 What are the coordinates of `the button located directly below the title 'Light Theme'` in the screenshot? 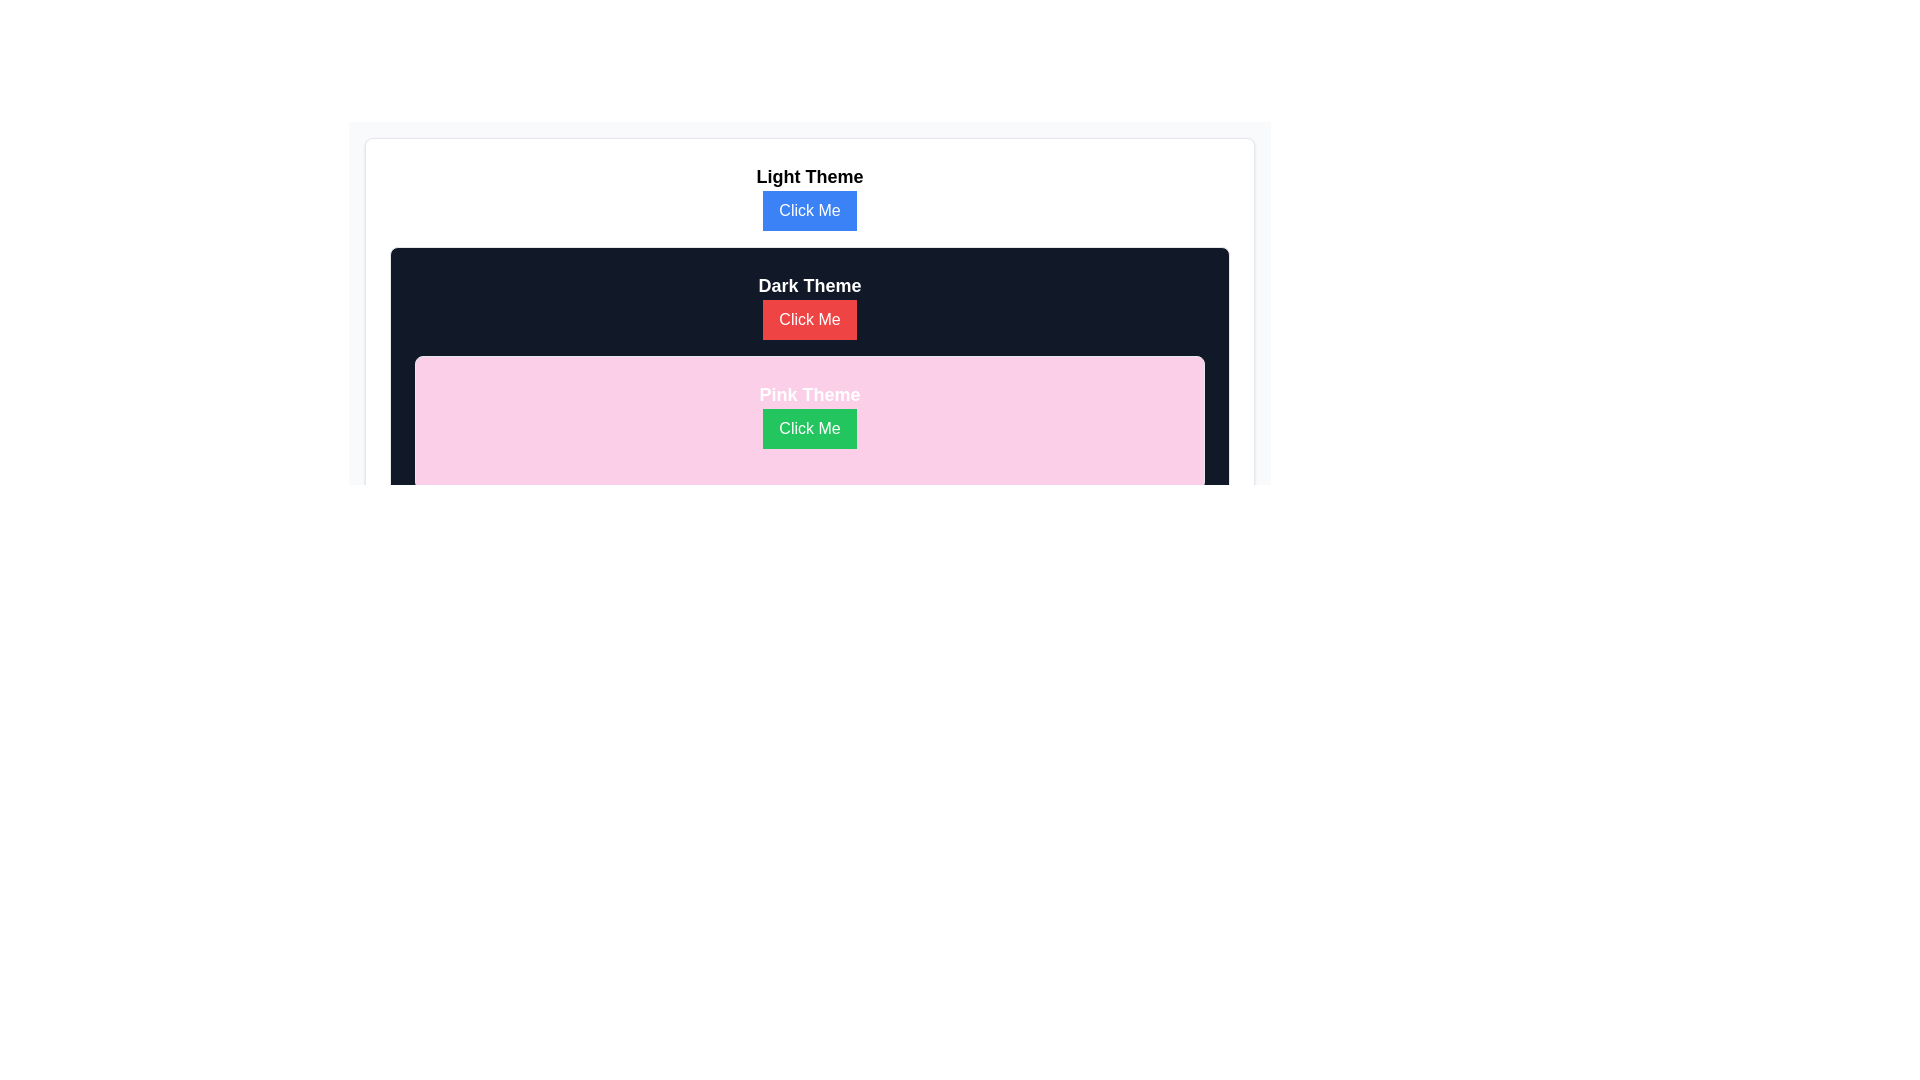 It's located at (810, 211).